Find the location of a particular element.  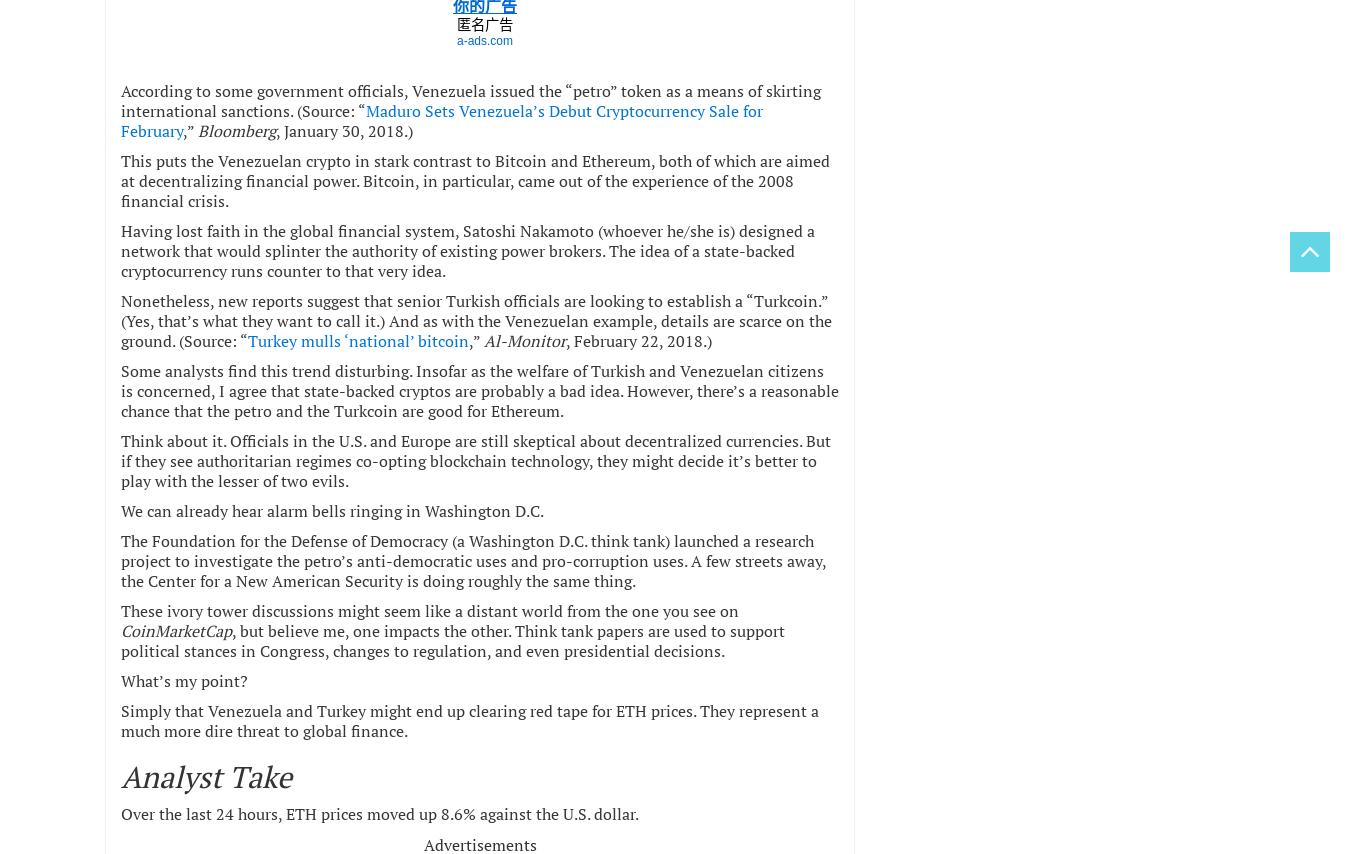

'Bloomberg' is located at coordinates (236, 128).